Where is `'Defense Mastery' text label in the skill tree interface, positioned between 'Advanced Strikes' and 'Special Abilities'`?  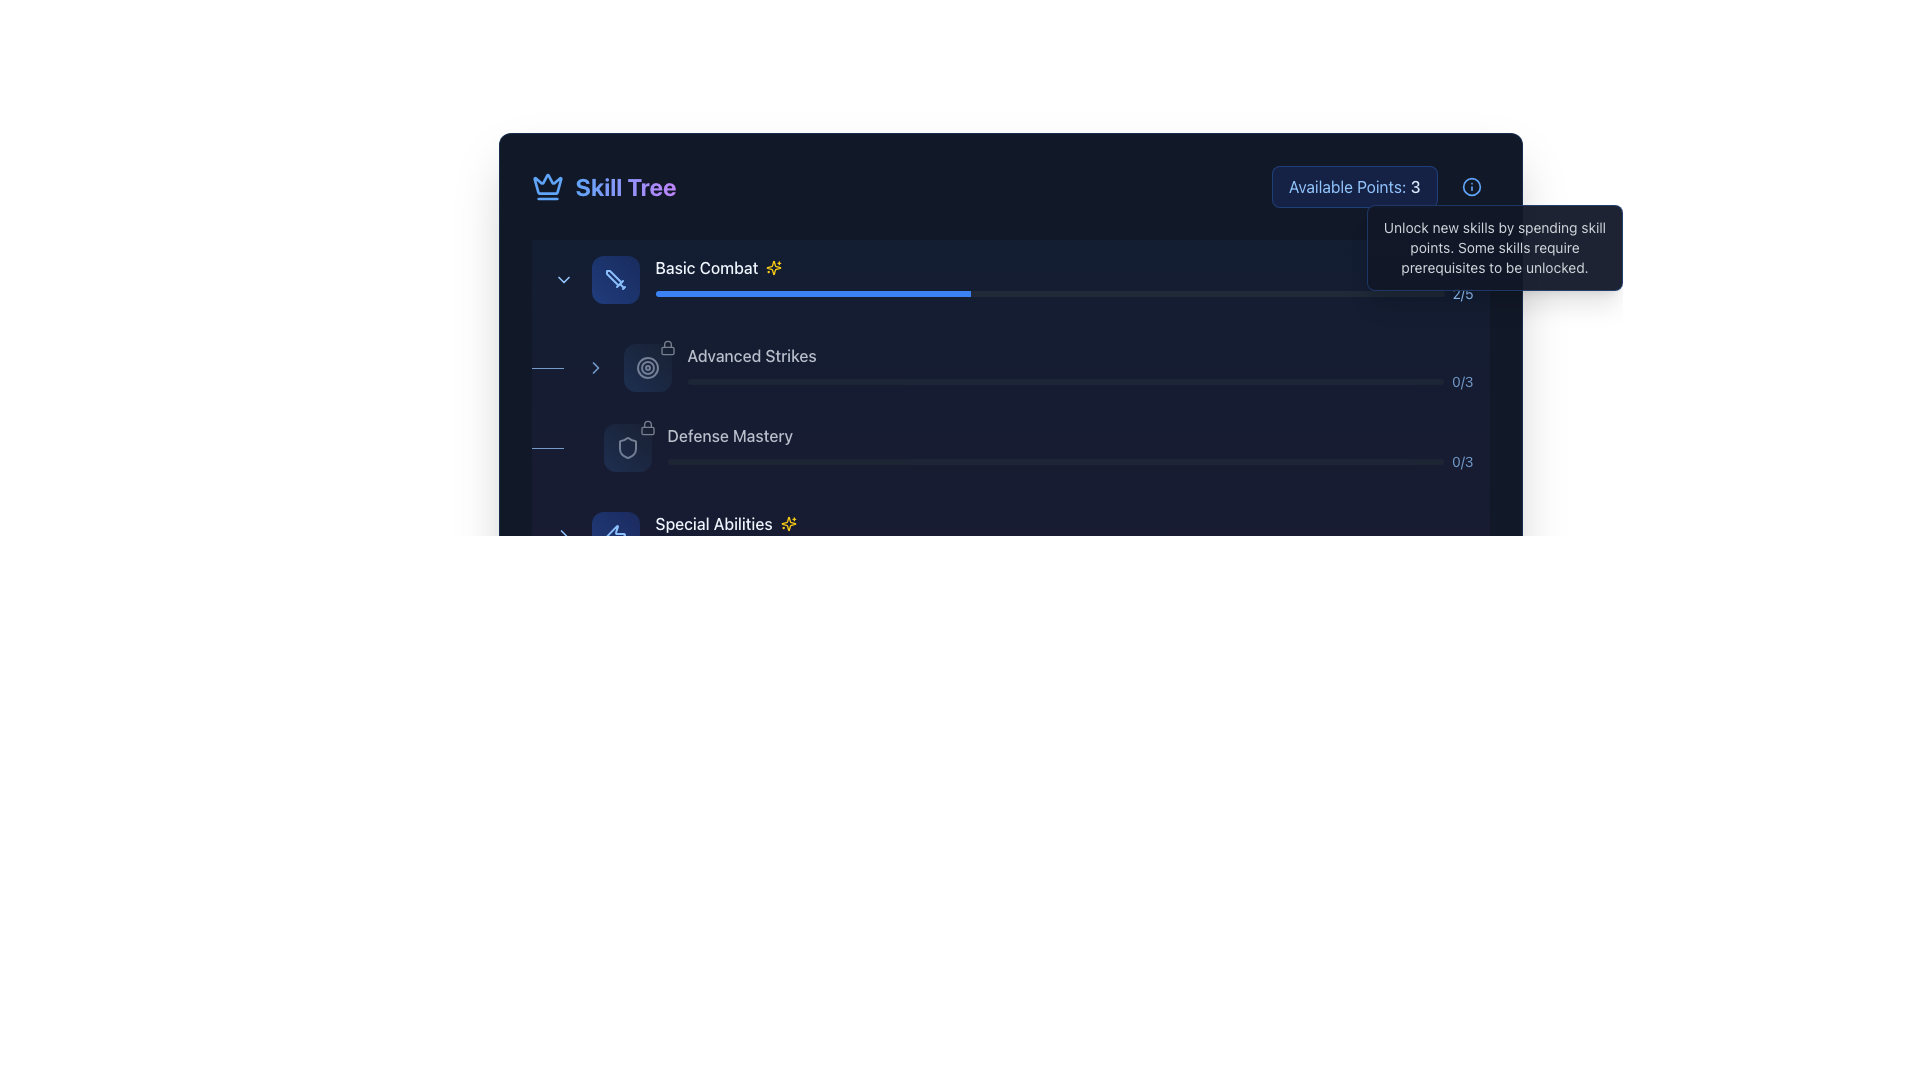
'Defense Mastery' text label in the skill tree interface, positioned between 'Advanced Strikes' and 'Special Abilities' is located at coordinates (729, 434).